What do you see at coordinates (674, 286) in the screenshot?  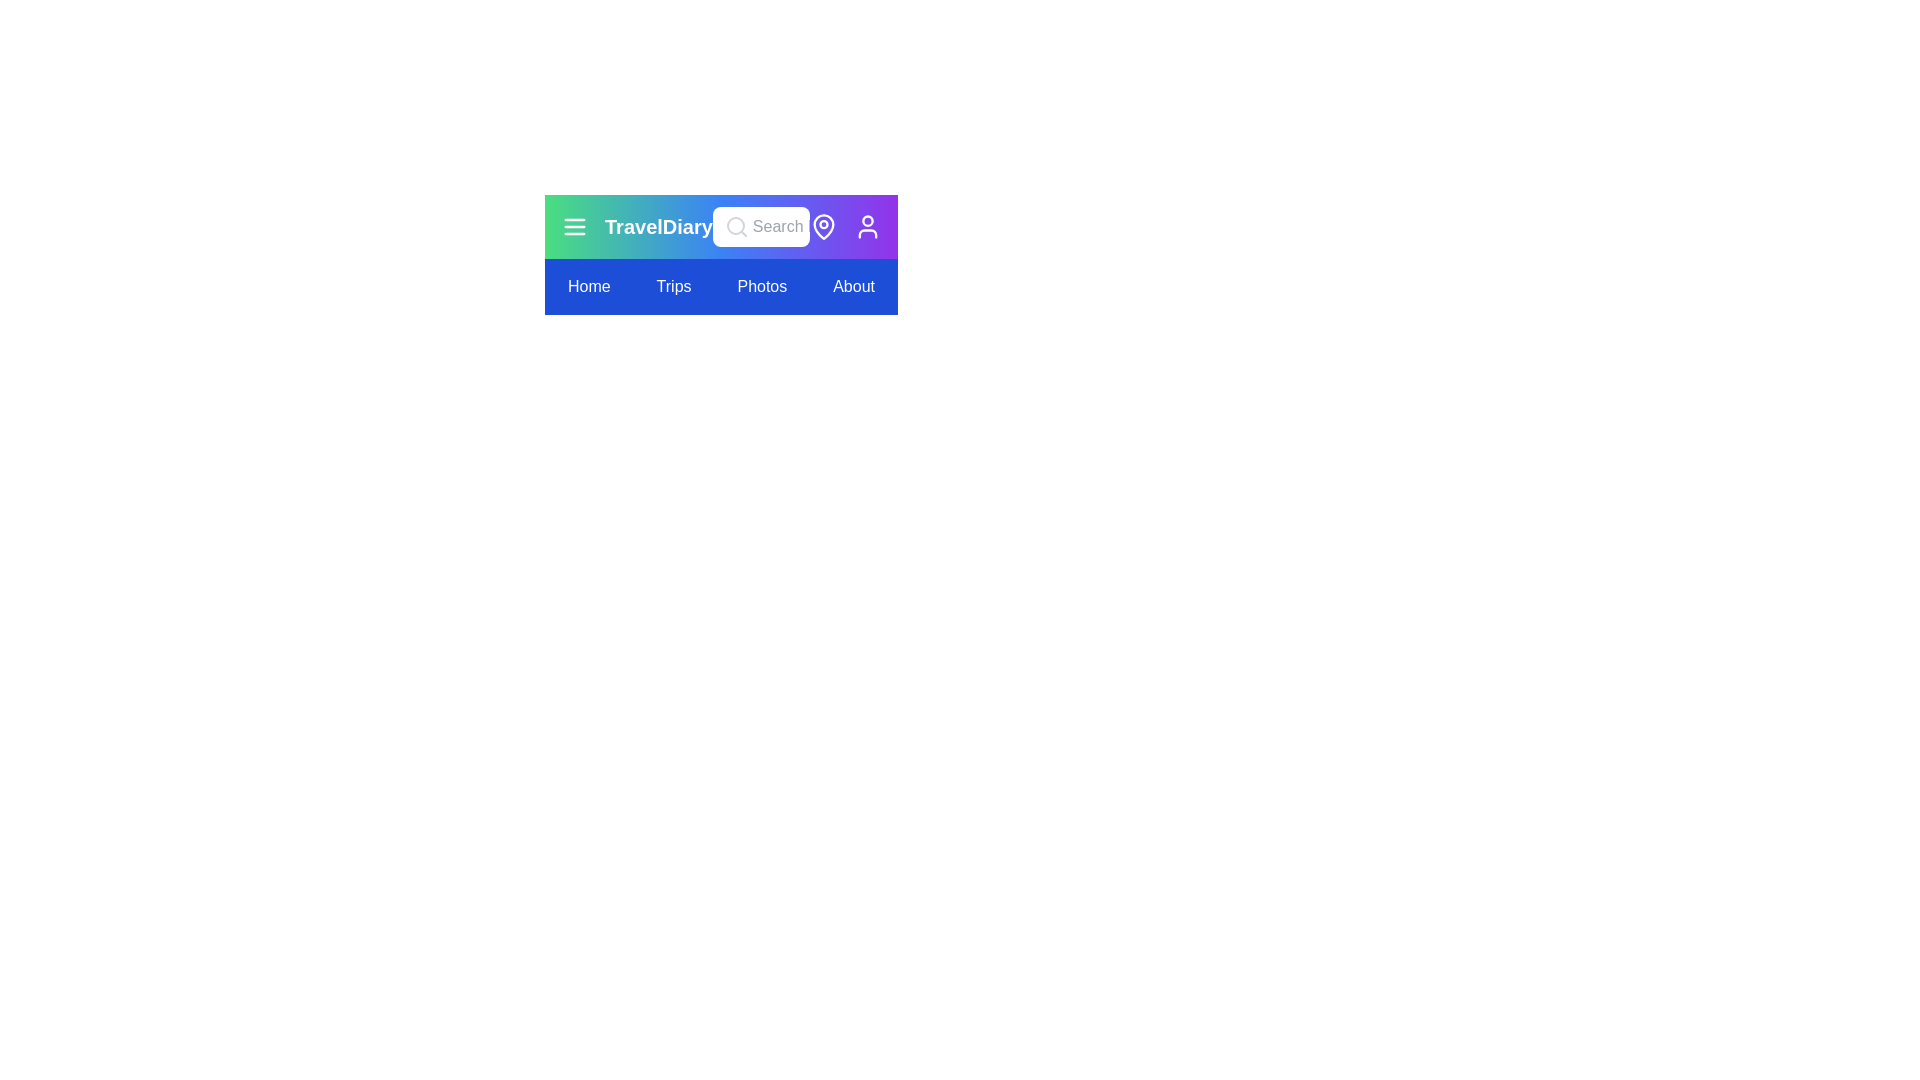 I see `the navigation menu item Trips to navigate to the respective section` at bounding box center [674, 286].